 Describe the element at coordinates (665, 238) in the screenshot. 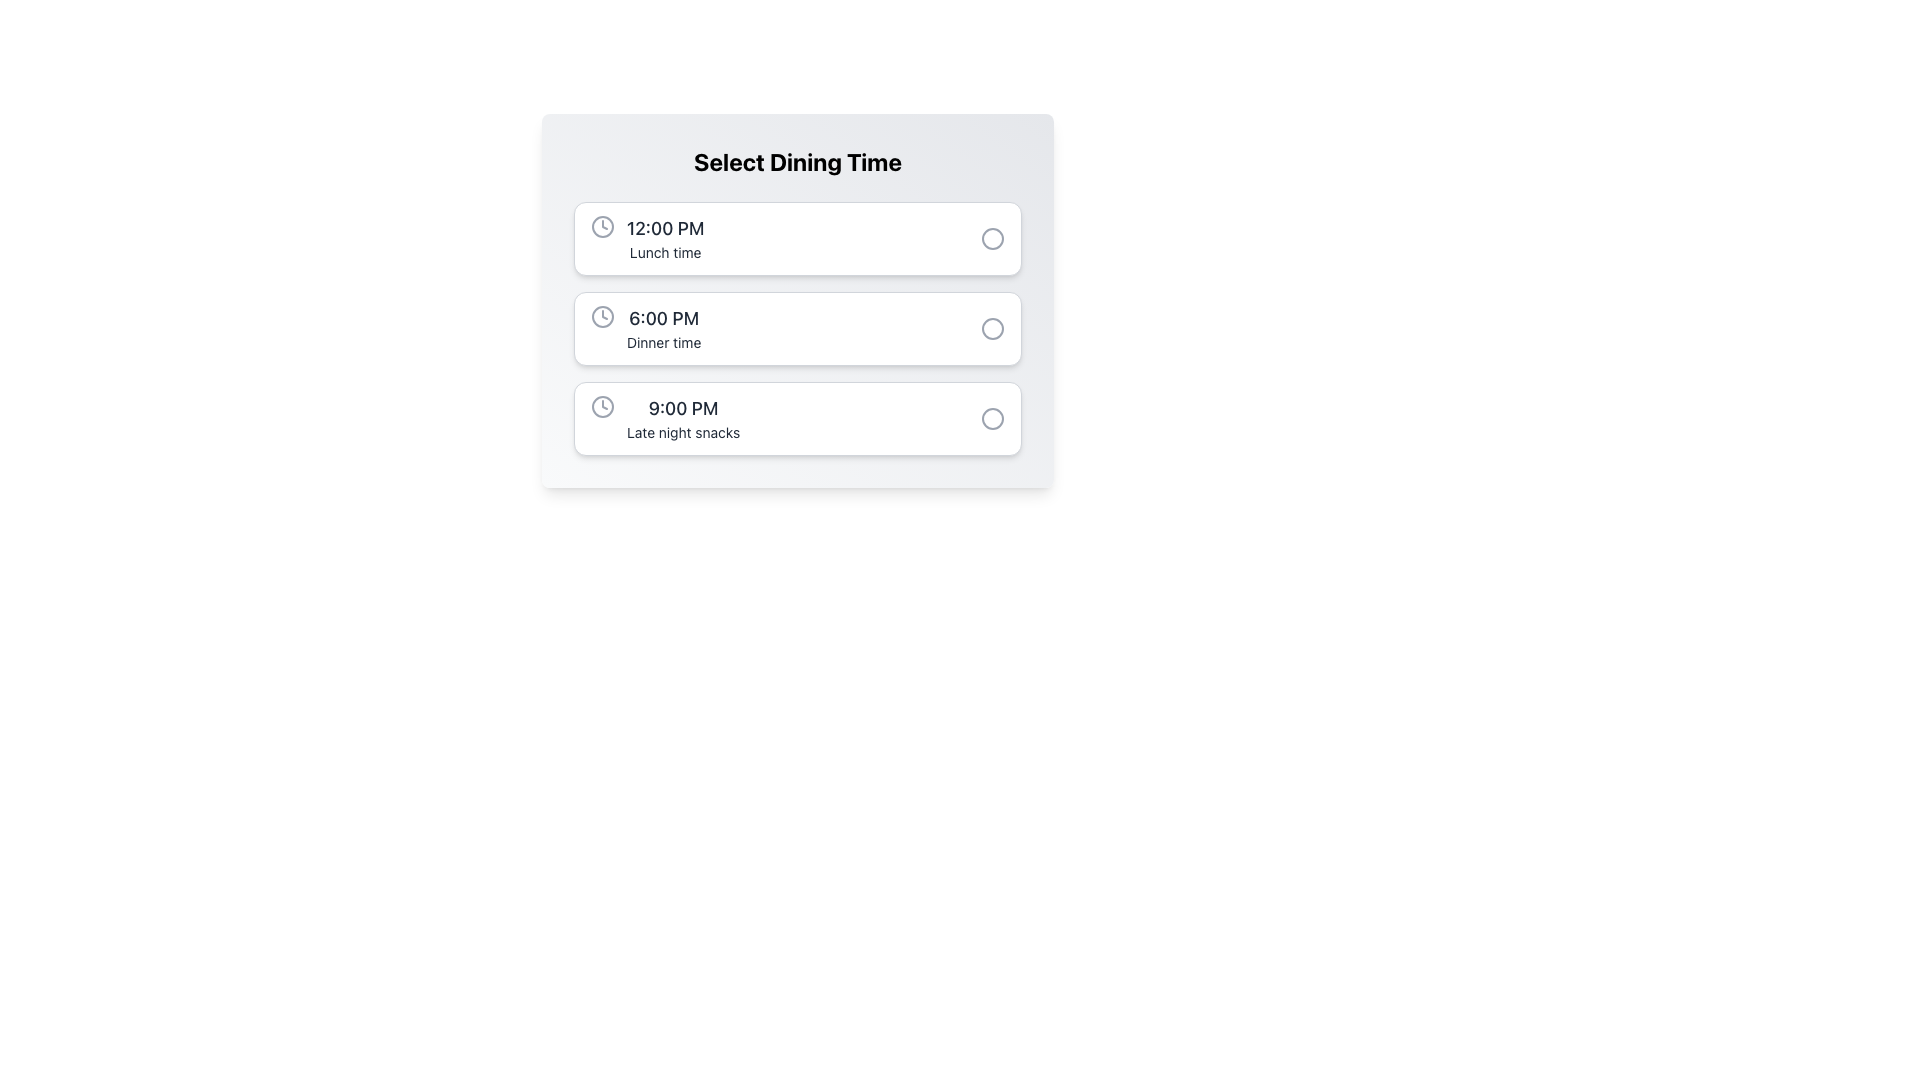

I see `the Text Label displaying '12:00 PM' and 'Lunch time'` at that location.